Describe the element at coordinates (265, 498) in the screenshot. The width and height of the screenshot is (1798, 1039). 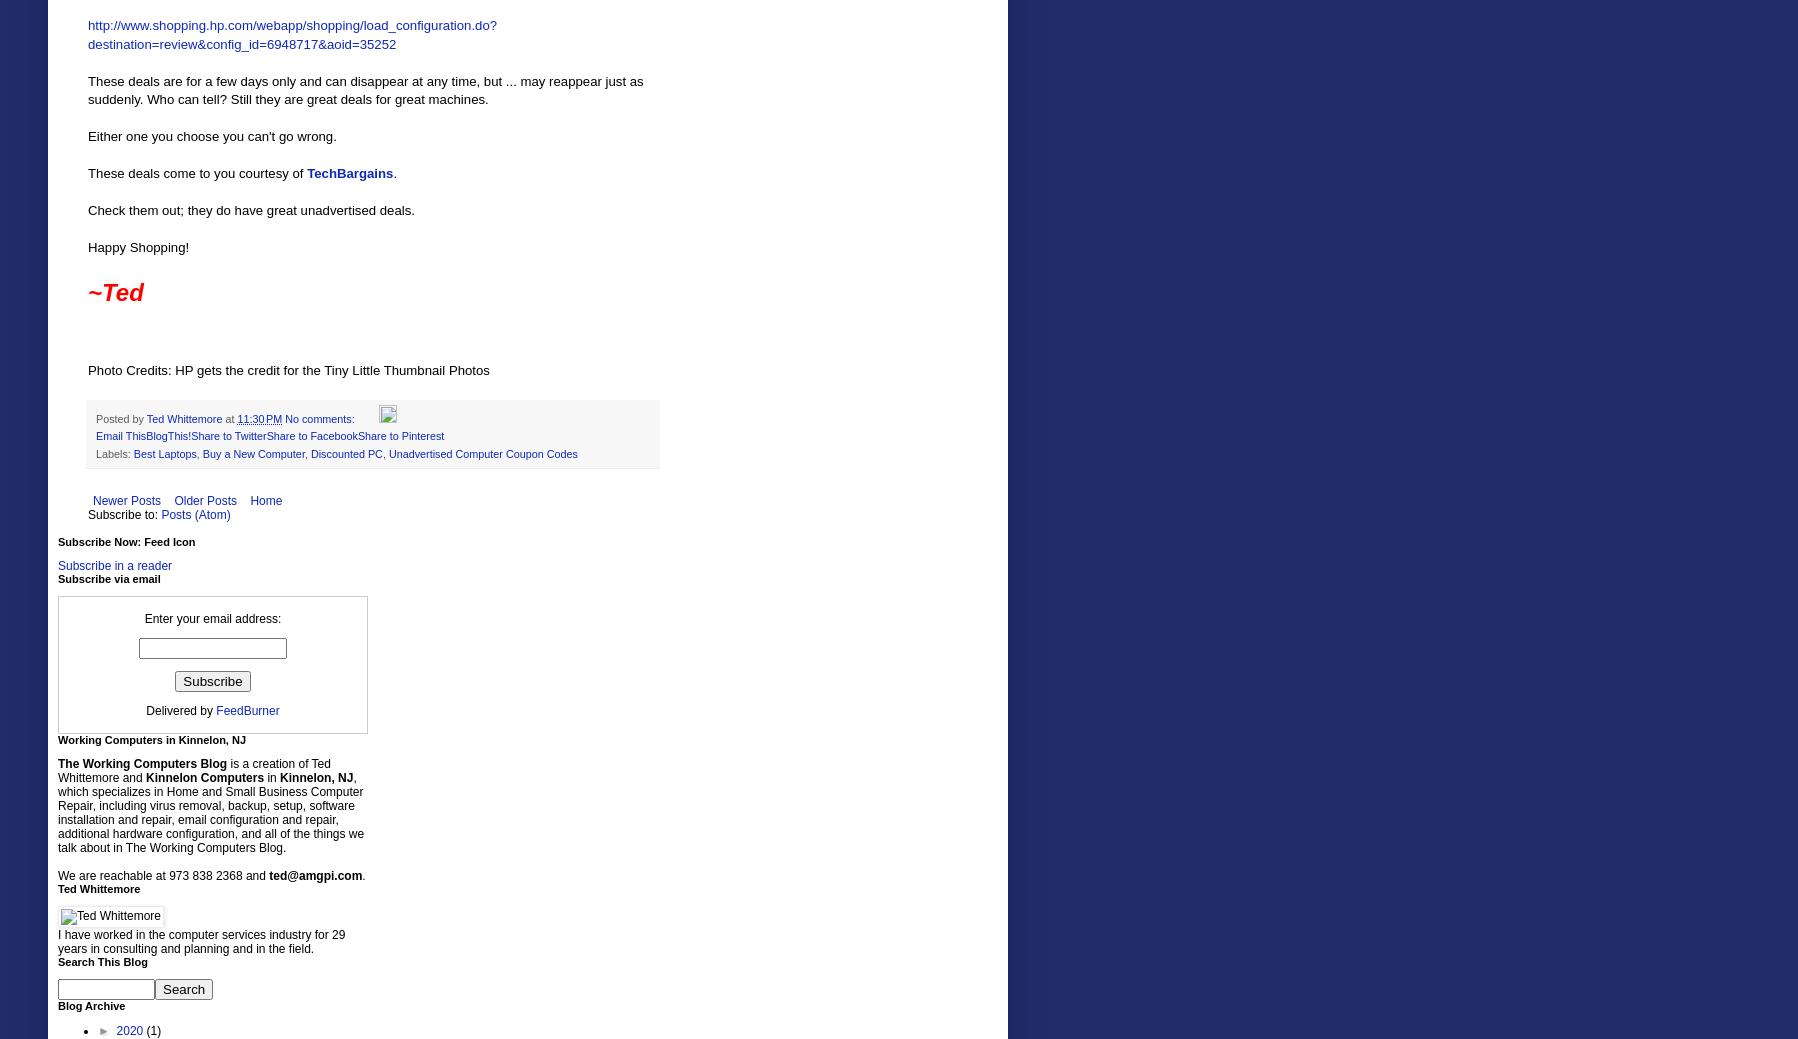
I see `'Home'` at that location.